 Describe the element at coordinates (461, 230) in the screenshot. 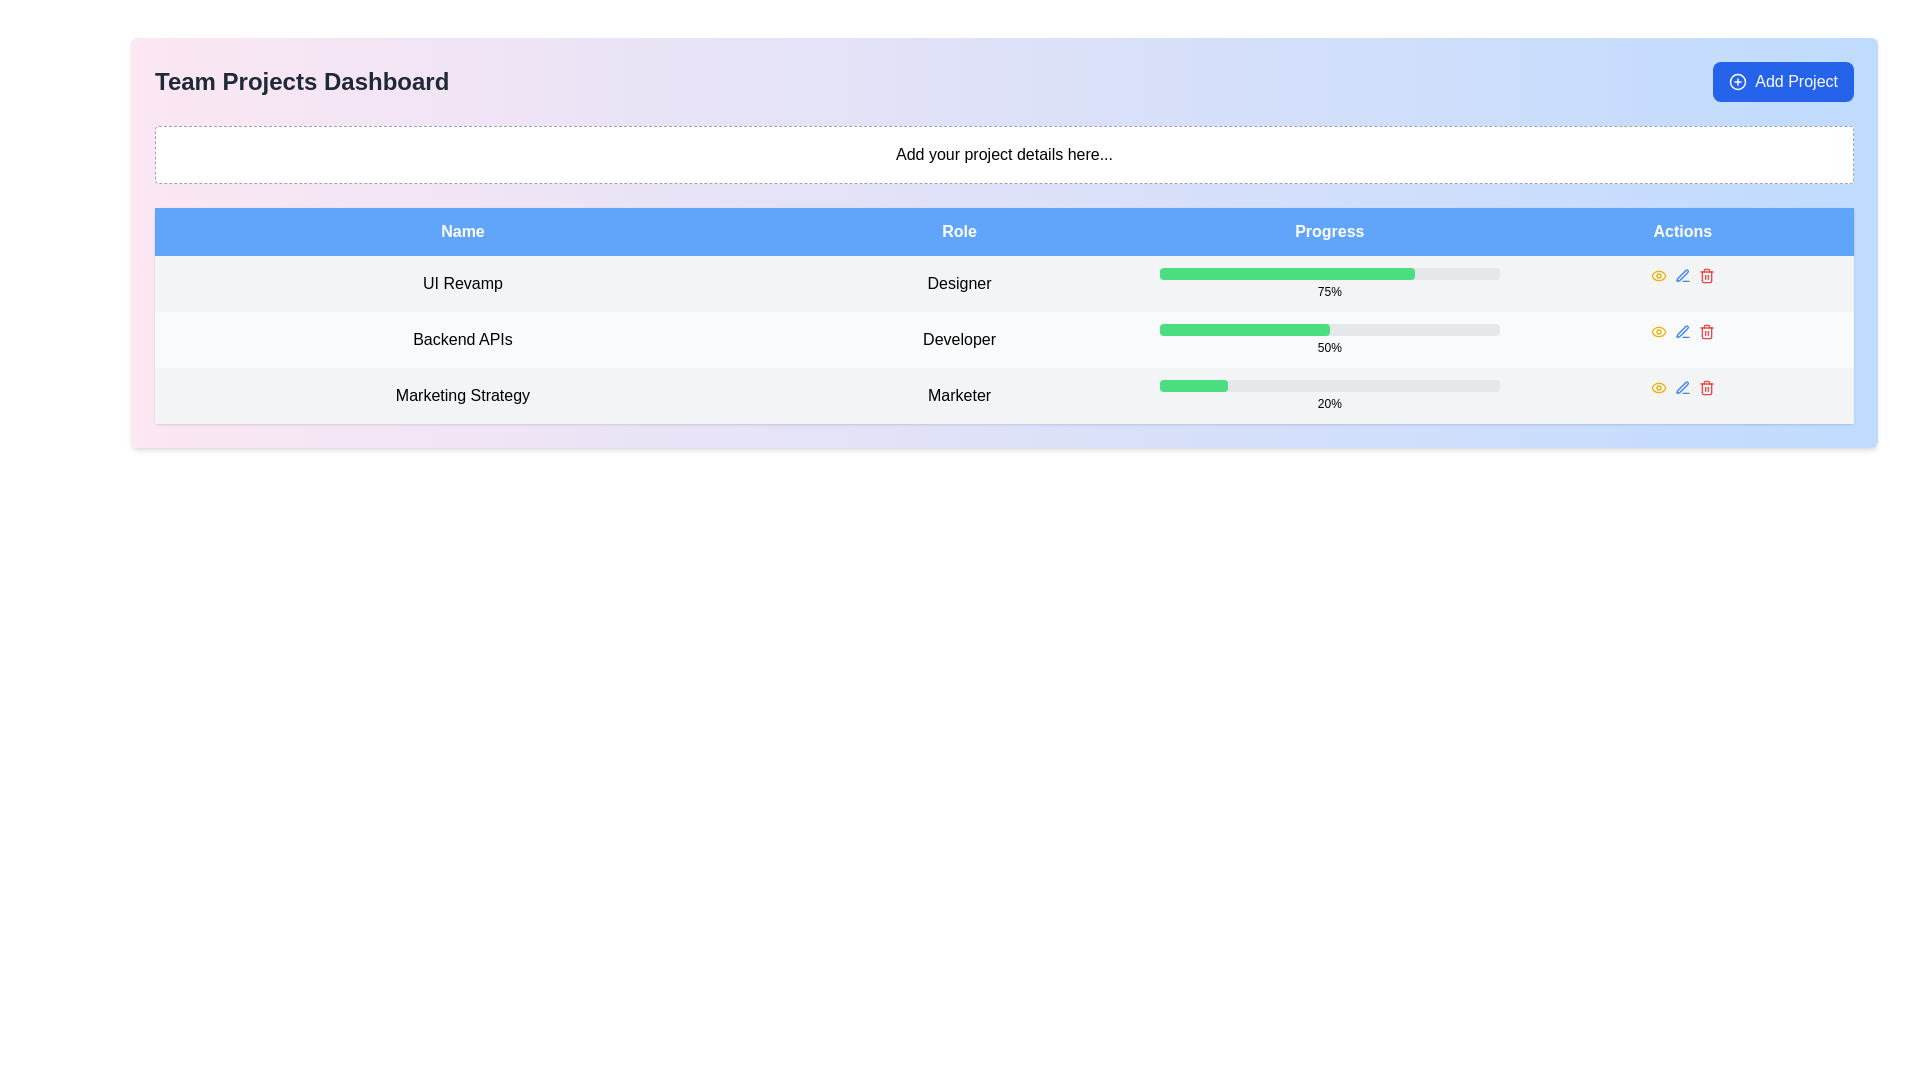

I see `the 'Name' column header in the table, which is the first column header located under the text input box` at that location.